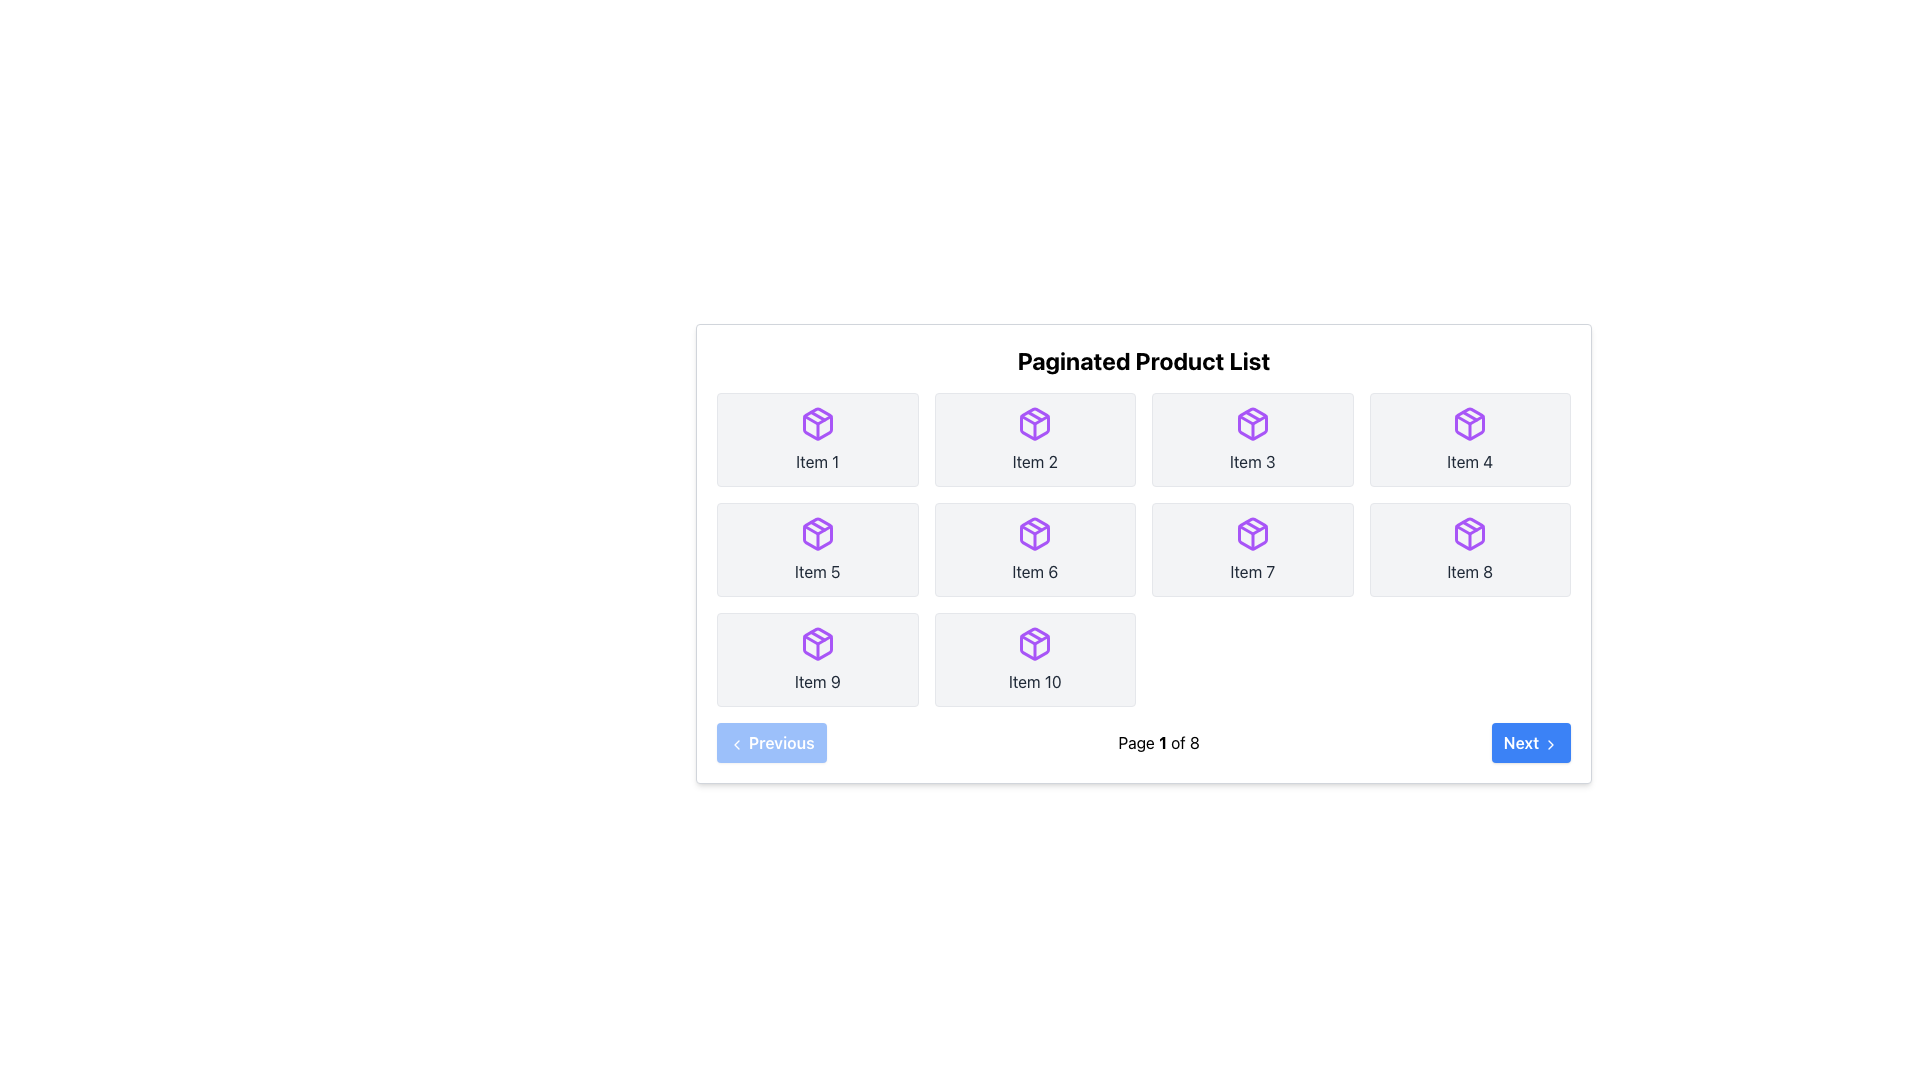 This screenshot has height=1080, width=1920. What do you see at coordinates (1251, 423) in the screenshot?
I see `the purple, outlined package icon resembling a 3D box located in the third tile of the top row labeled 'Item 3'` at bounding box center [1251, 423].